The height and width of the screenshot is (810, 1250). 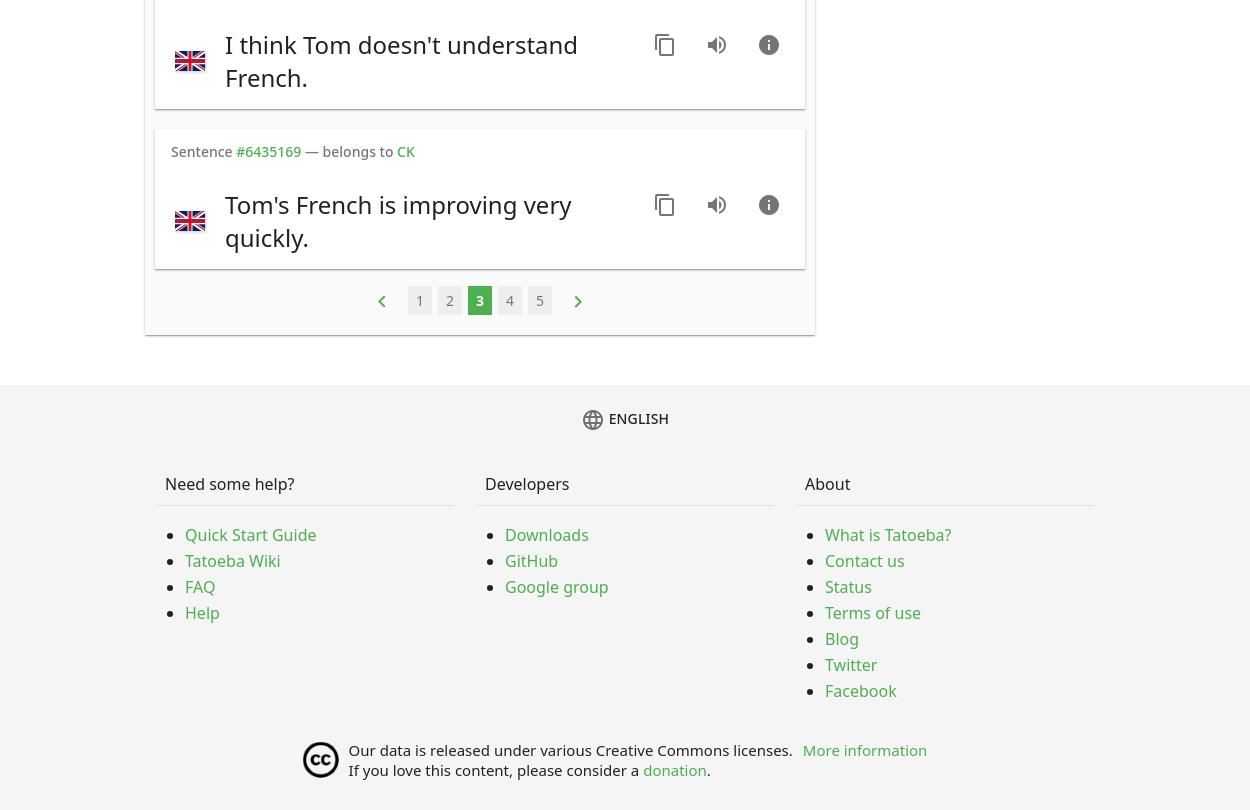 I want to click on 'FAQ', so click(x=199, y=587).